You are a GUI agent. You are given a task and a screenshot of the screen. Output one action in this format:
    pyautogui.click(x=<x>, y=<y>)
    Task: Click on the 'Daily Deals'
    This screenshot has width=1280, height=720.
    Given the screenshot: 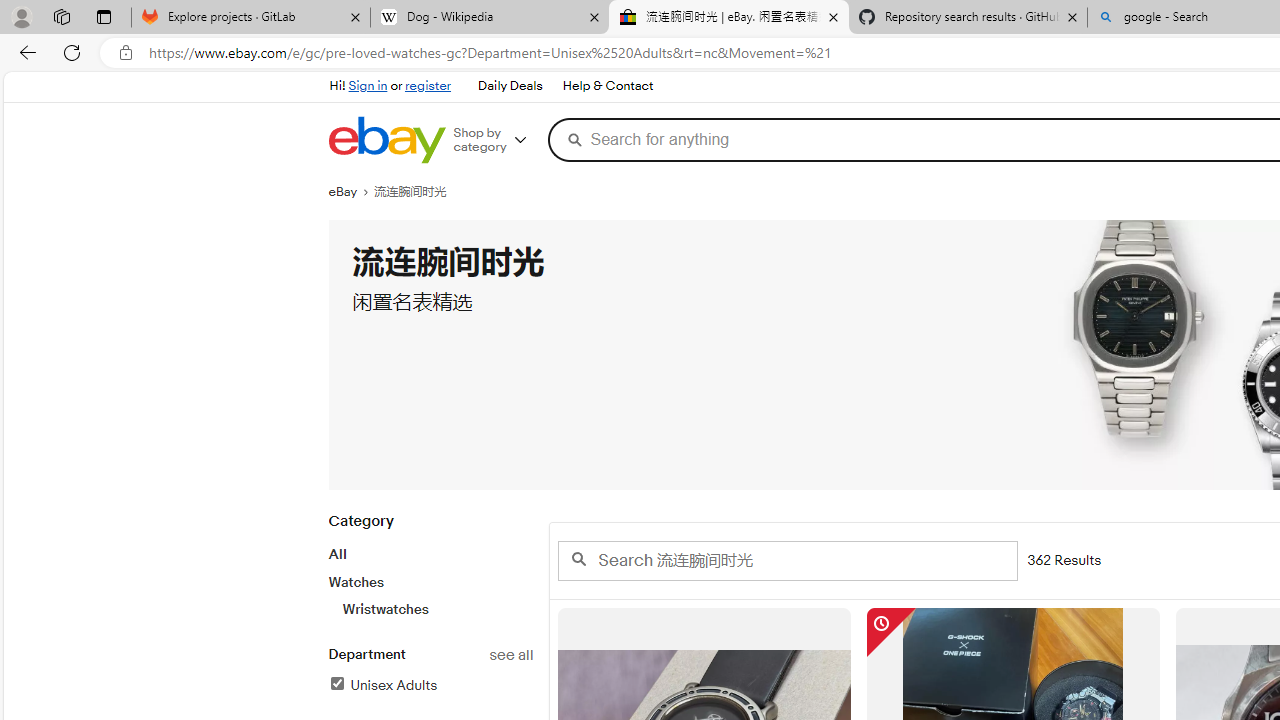 What is the action you would take?
    pyautogui.click(x=510, y=86)
    